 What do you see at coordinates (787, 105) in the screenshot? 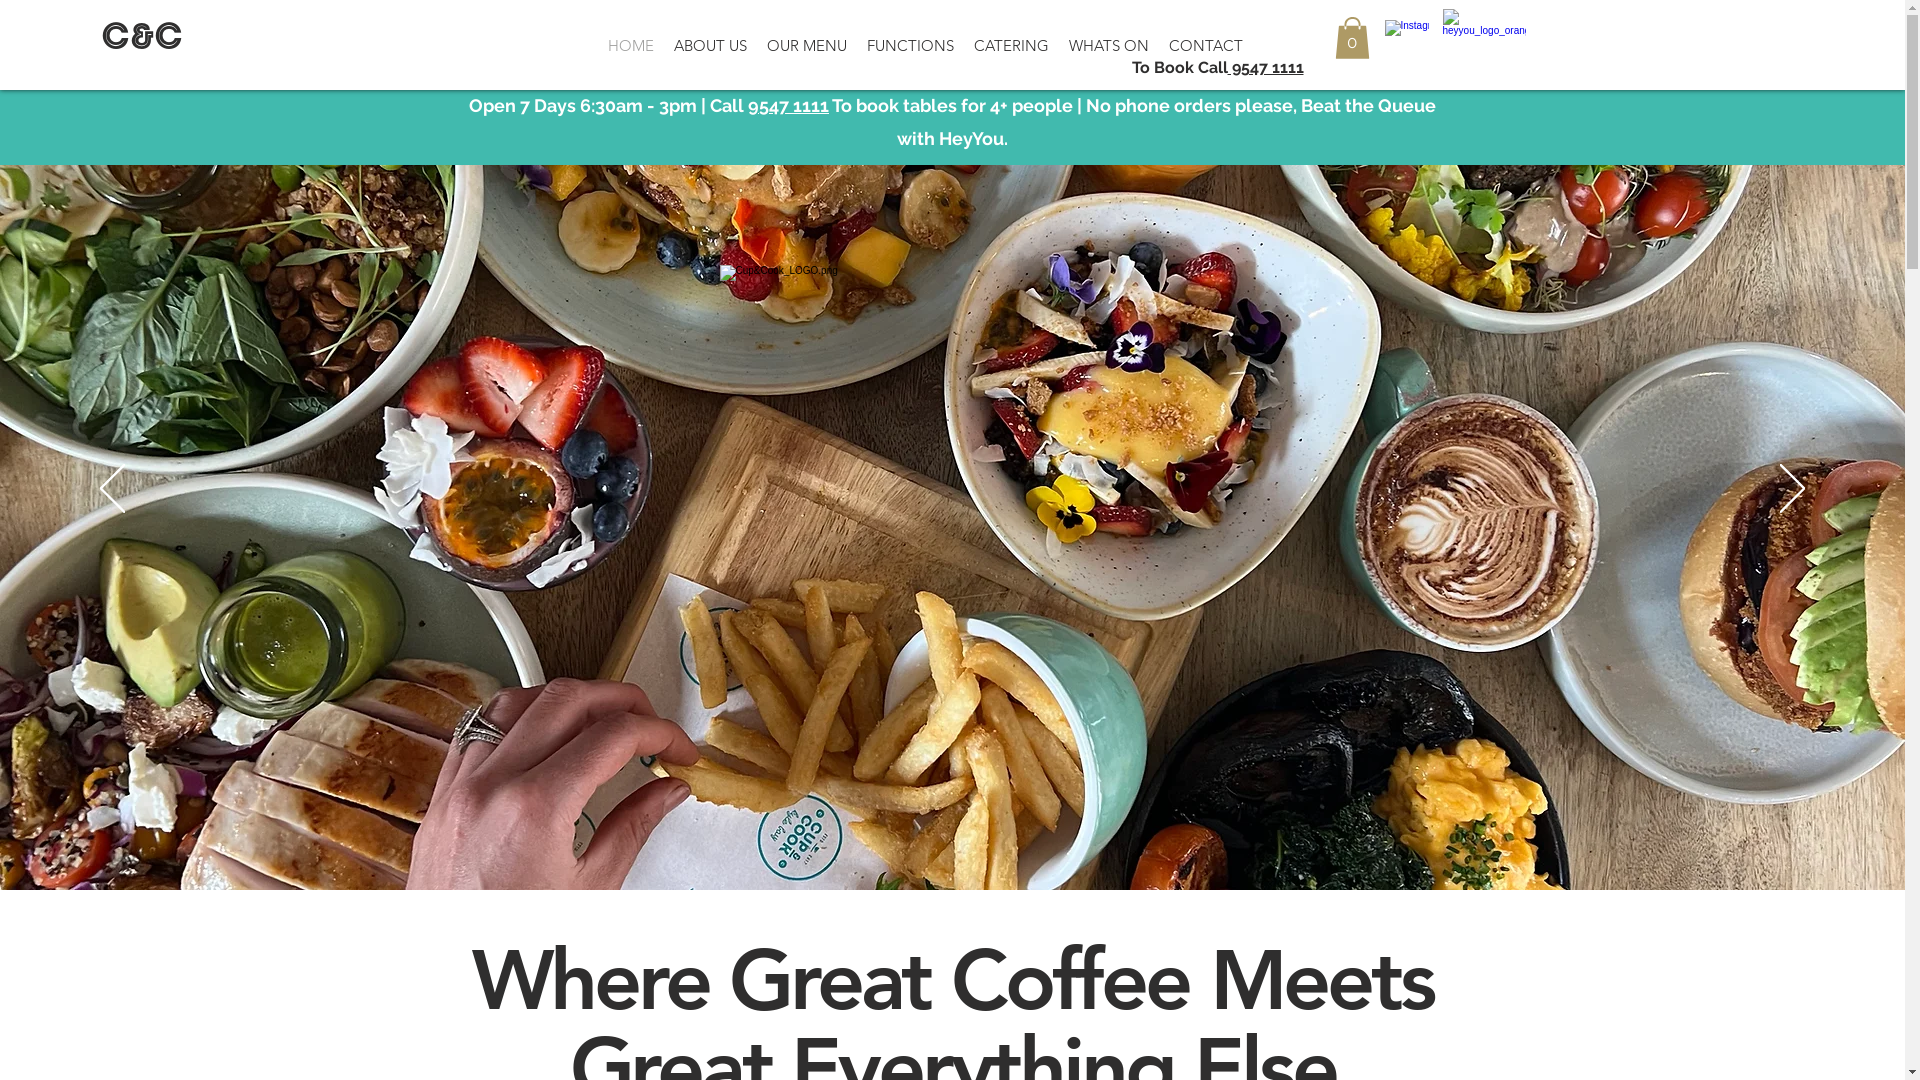
I see `'9547 1111'` at bounding box center [787, 105].